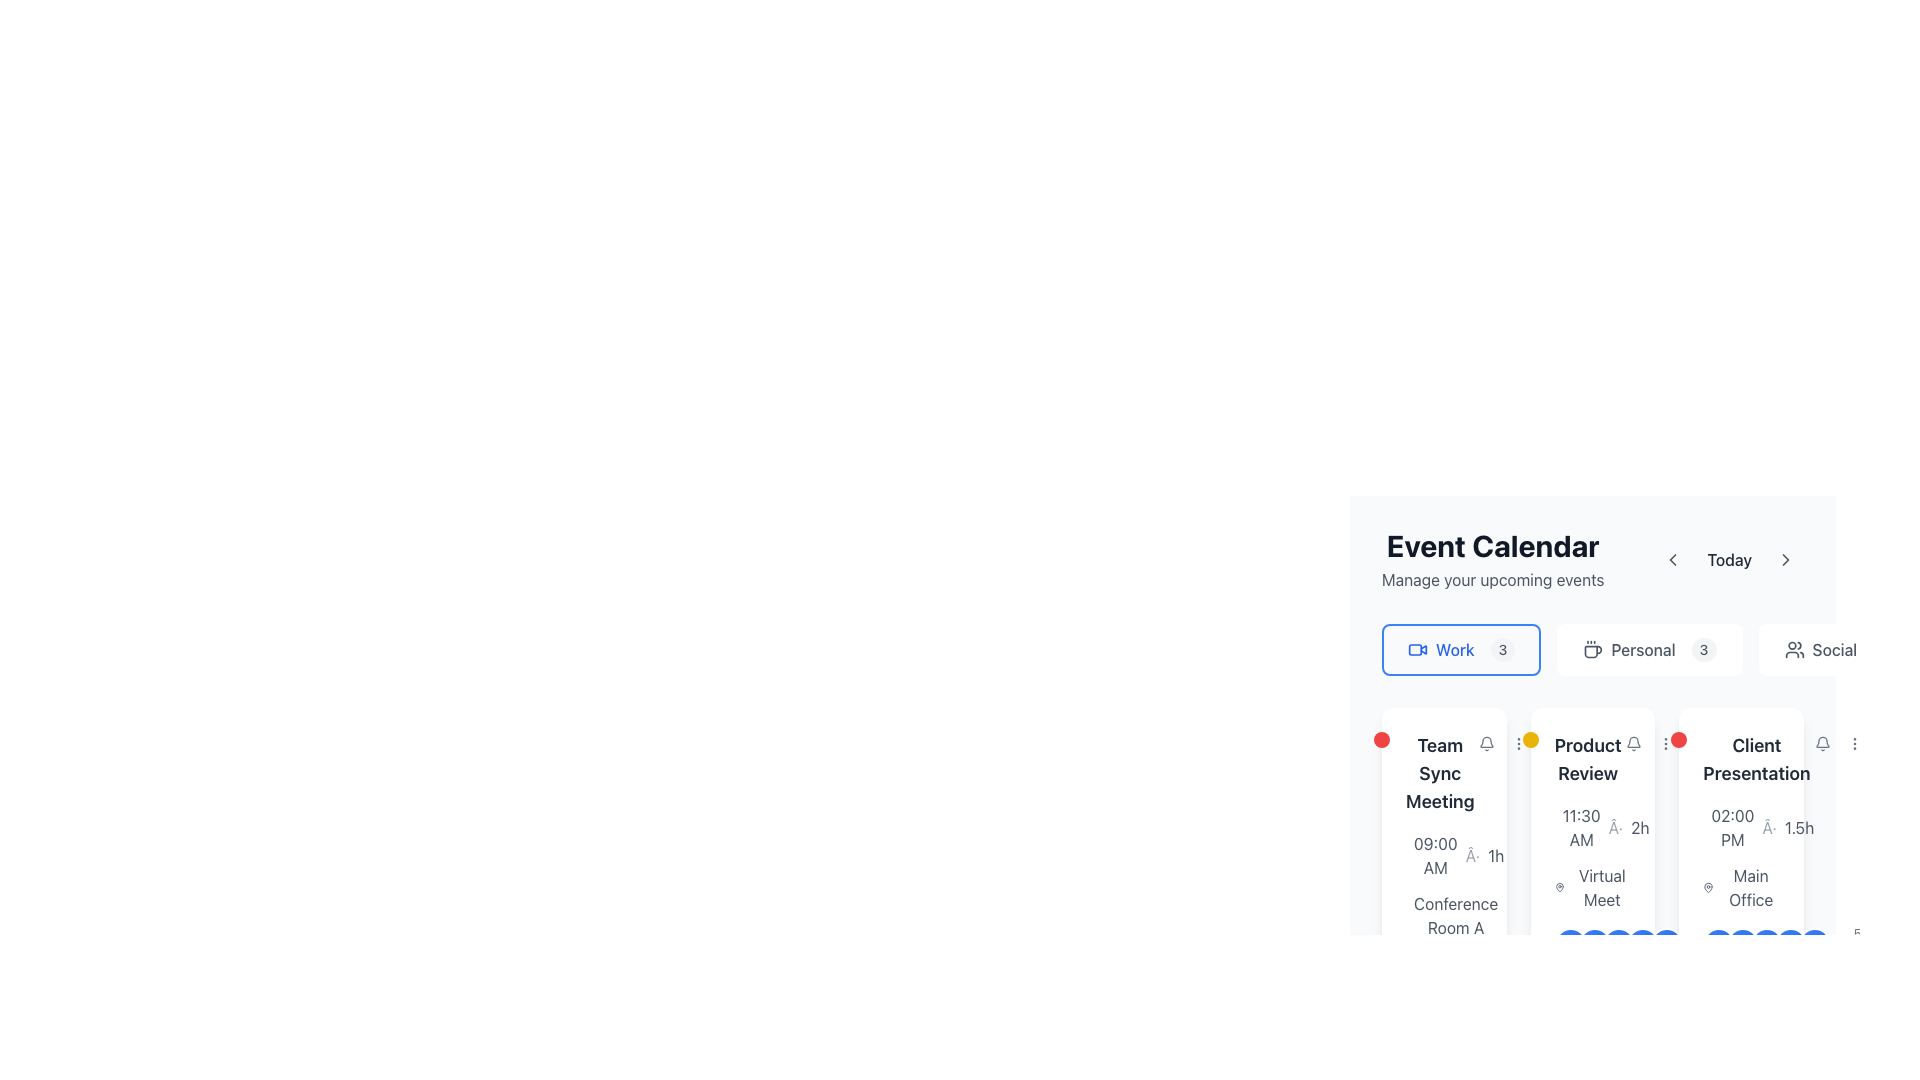 This screenshot has height=1080, width=1920. I want to click on the notification bell icon, which is part of the SVG structure located in the top-right corner of the calendar interface, so click(1633, 742).